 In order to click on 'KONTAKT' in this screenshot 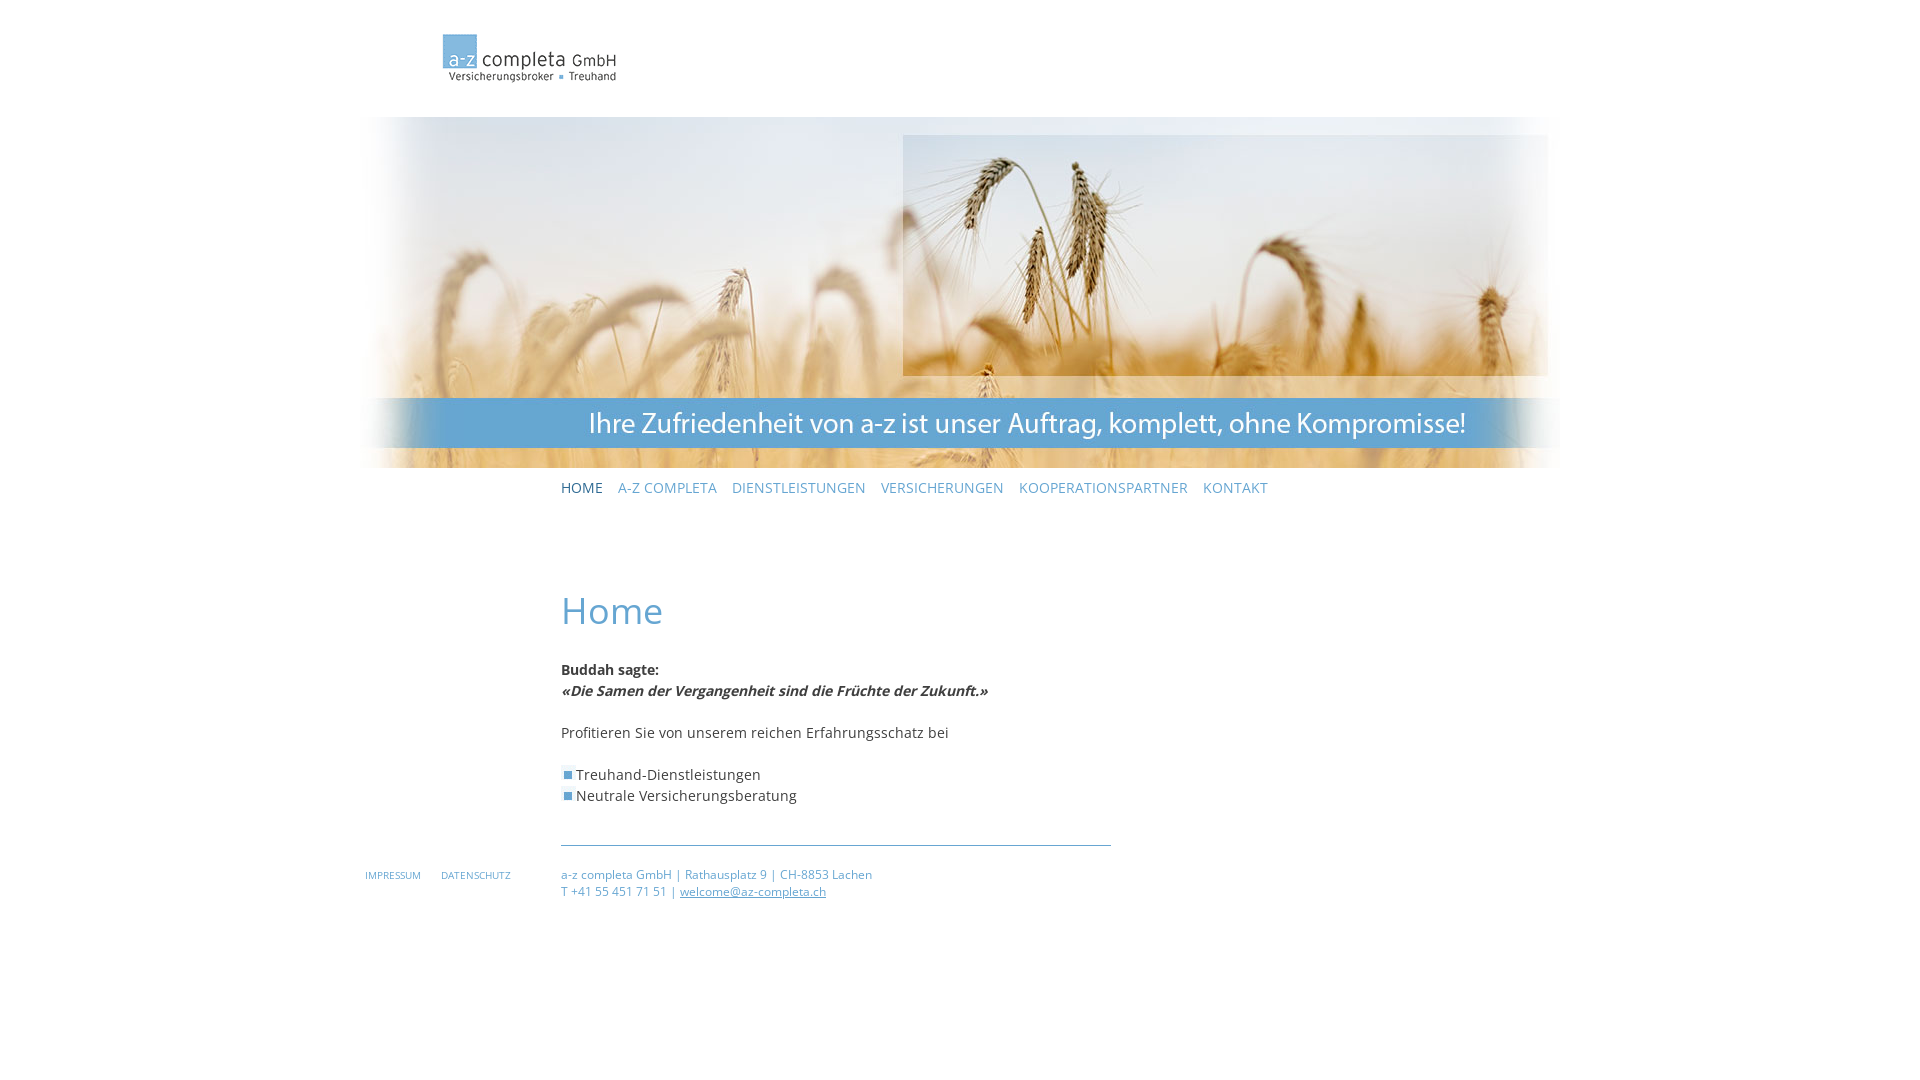, I will do `click(1202, 487)`.